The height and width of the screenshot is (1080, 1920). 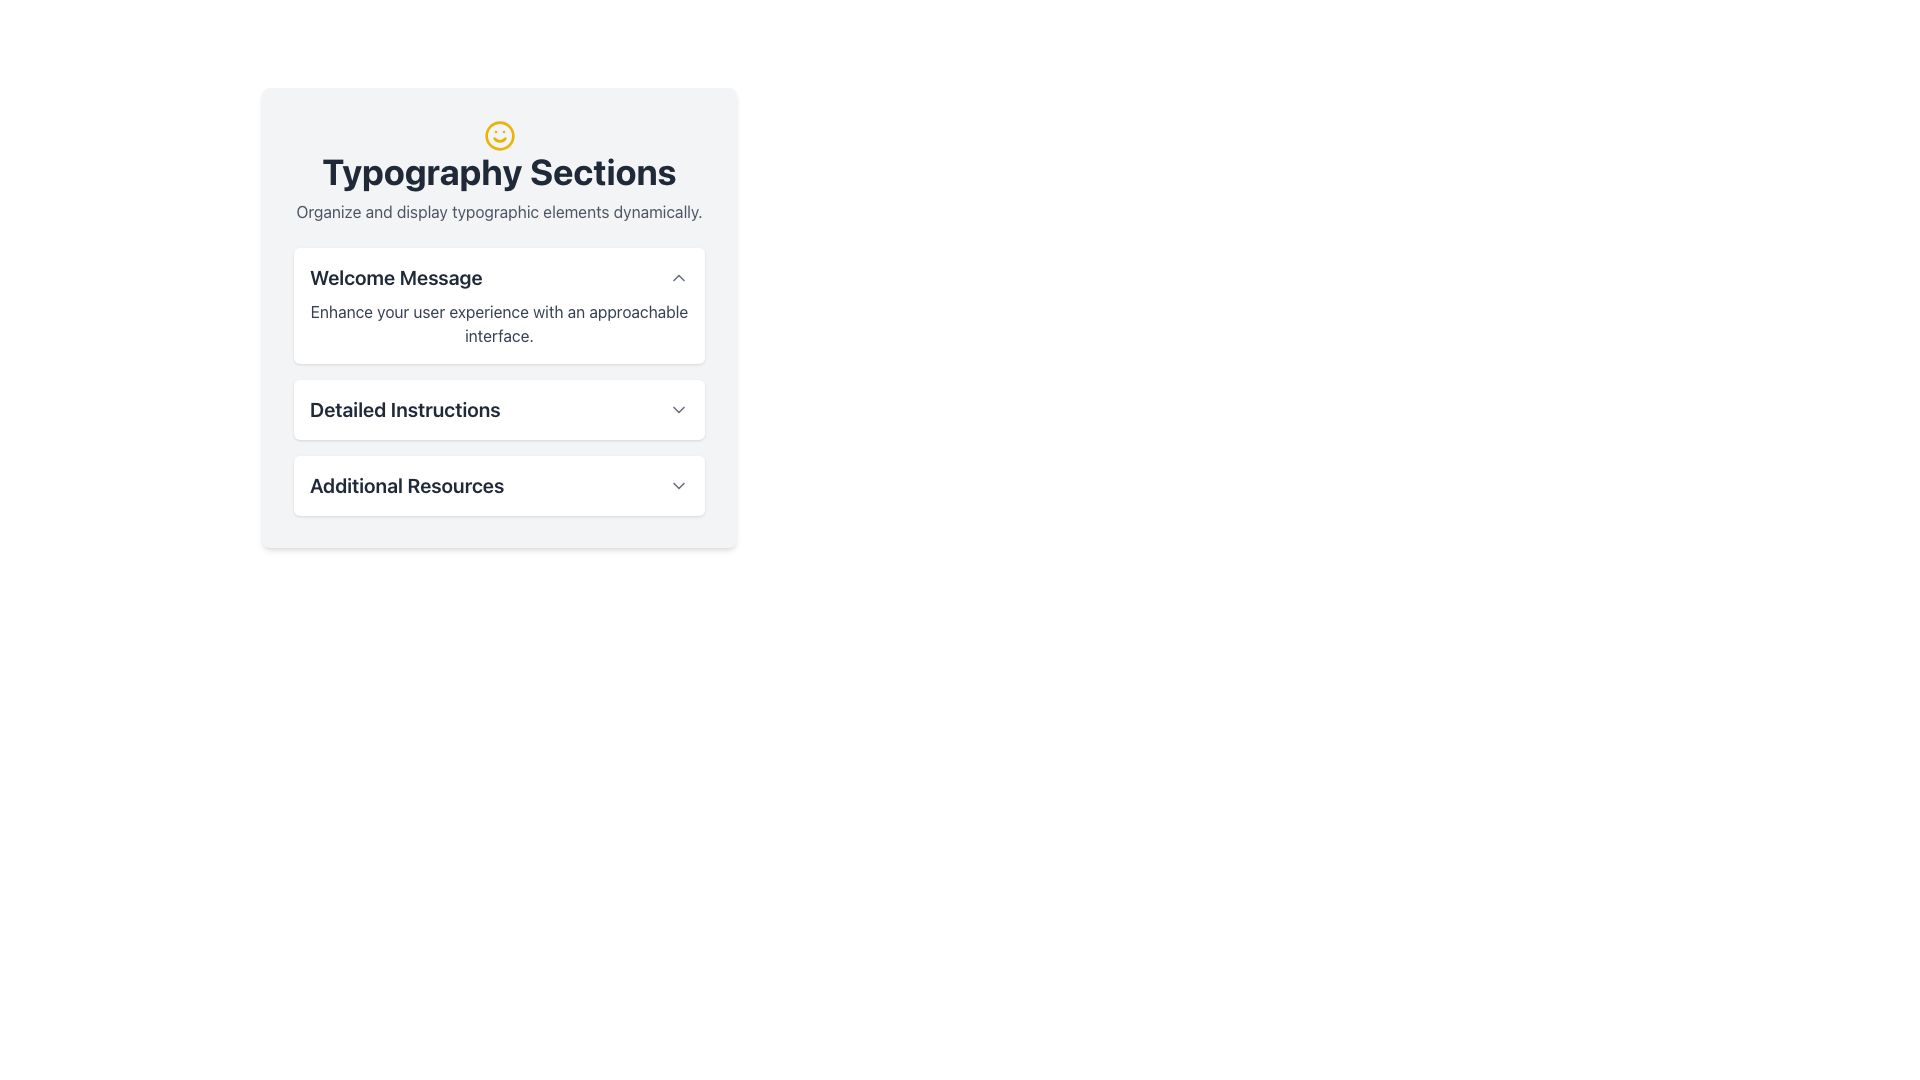 I want to click on the text label displaying 'Welcome Message', which is styled in large, bold, dark gray font and positioned at the top of its collapsible section, so click(x=396, y=277).